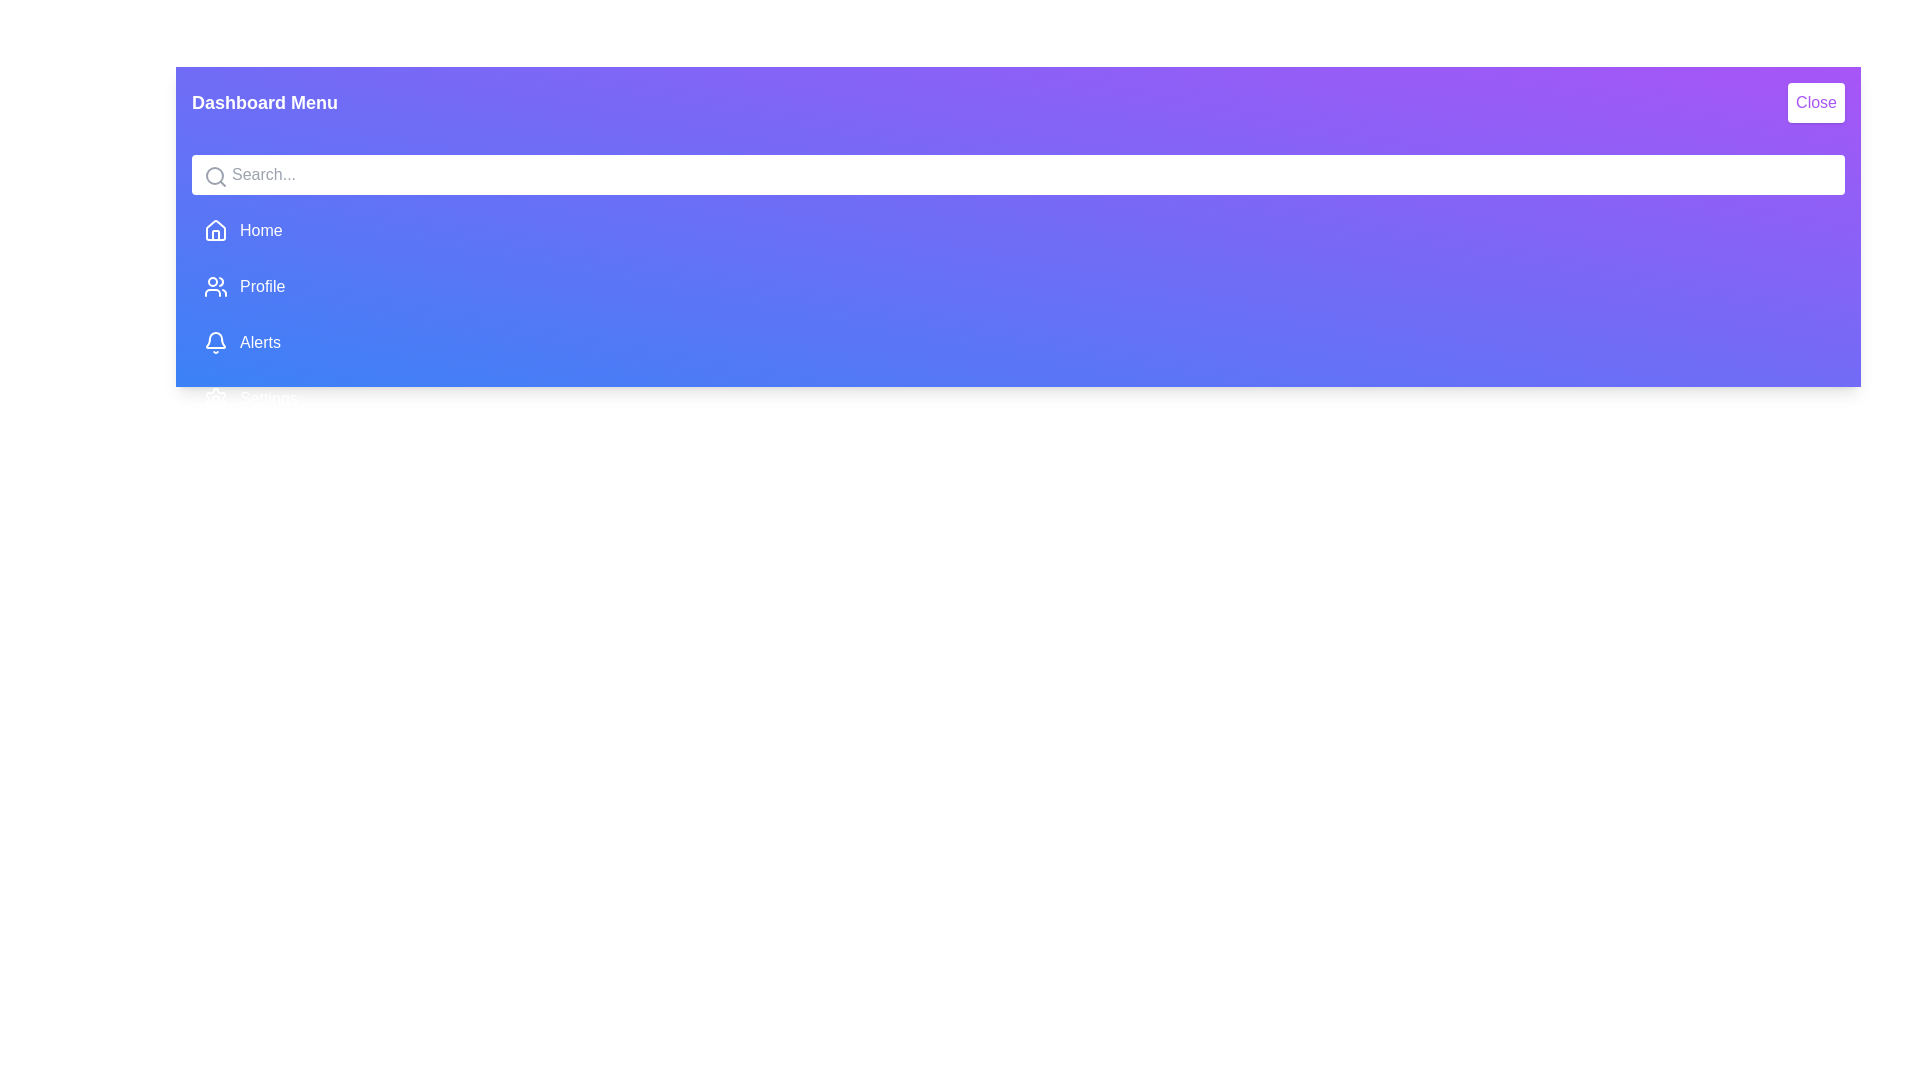  Describe the element at coordinates (216, 286) in the screenshot. I see `the group of people icon located to the left of the 'Profile' label, which is styled with a thin, curvilinear black stroke and consists of two overlapping circular shapes` at that location.